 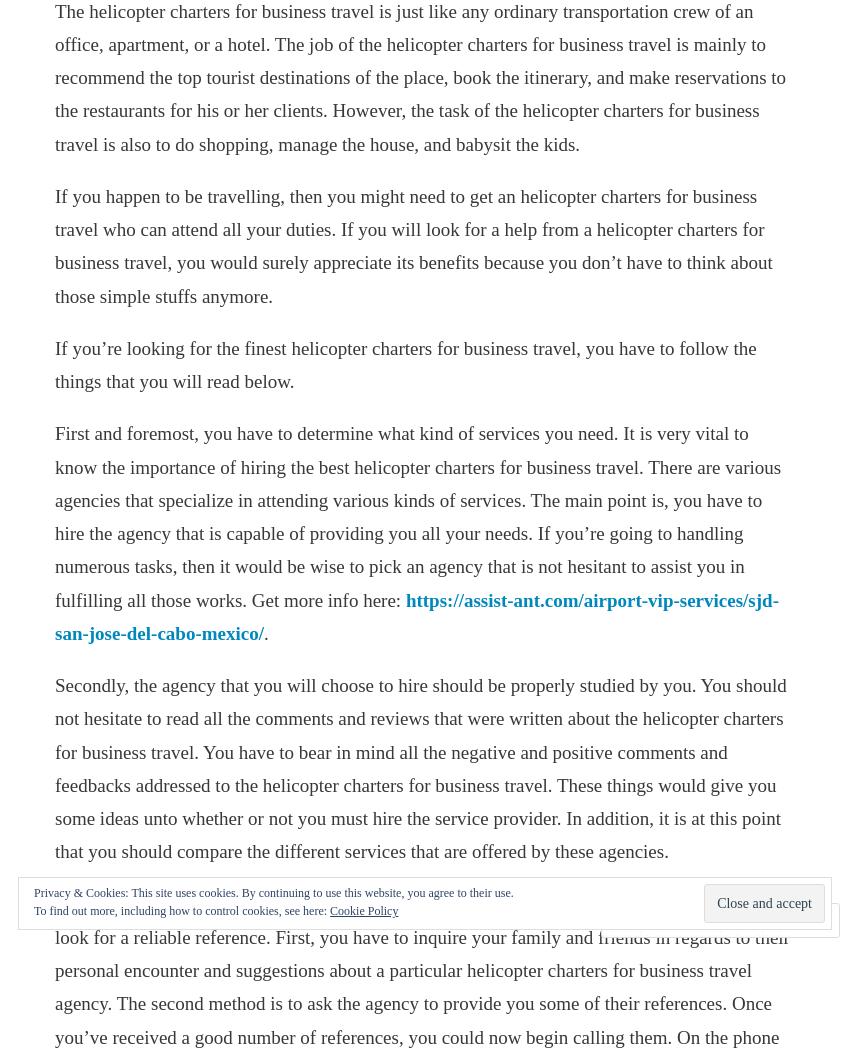 What do you see at coordinates (668, 920) in the screenshot?
I see `'Comment'` at bounding box center [668, 920].